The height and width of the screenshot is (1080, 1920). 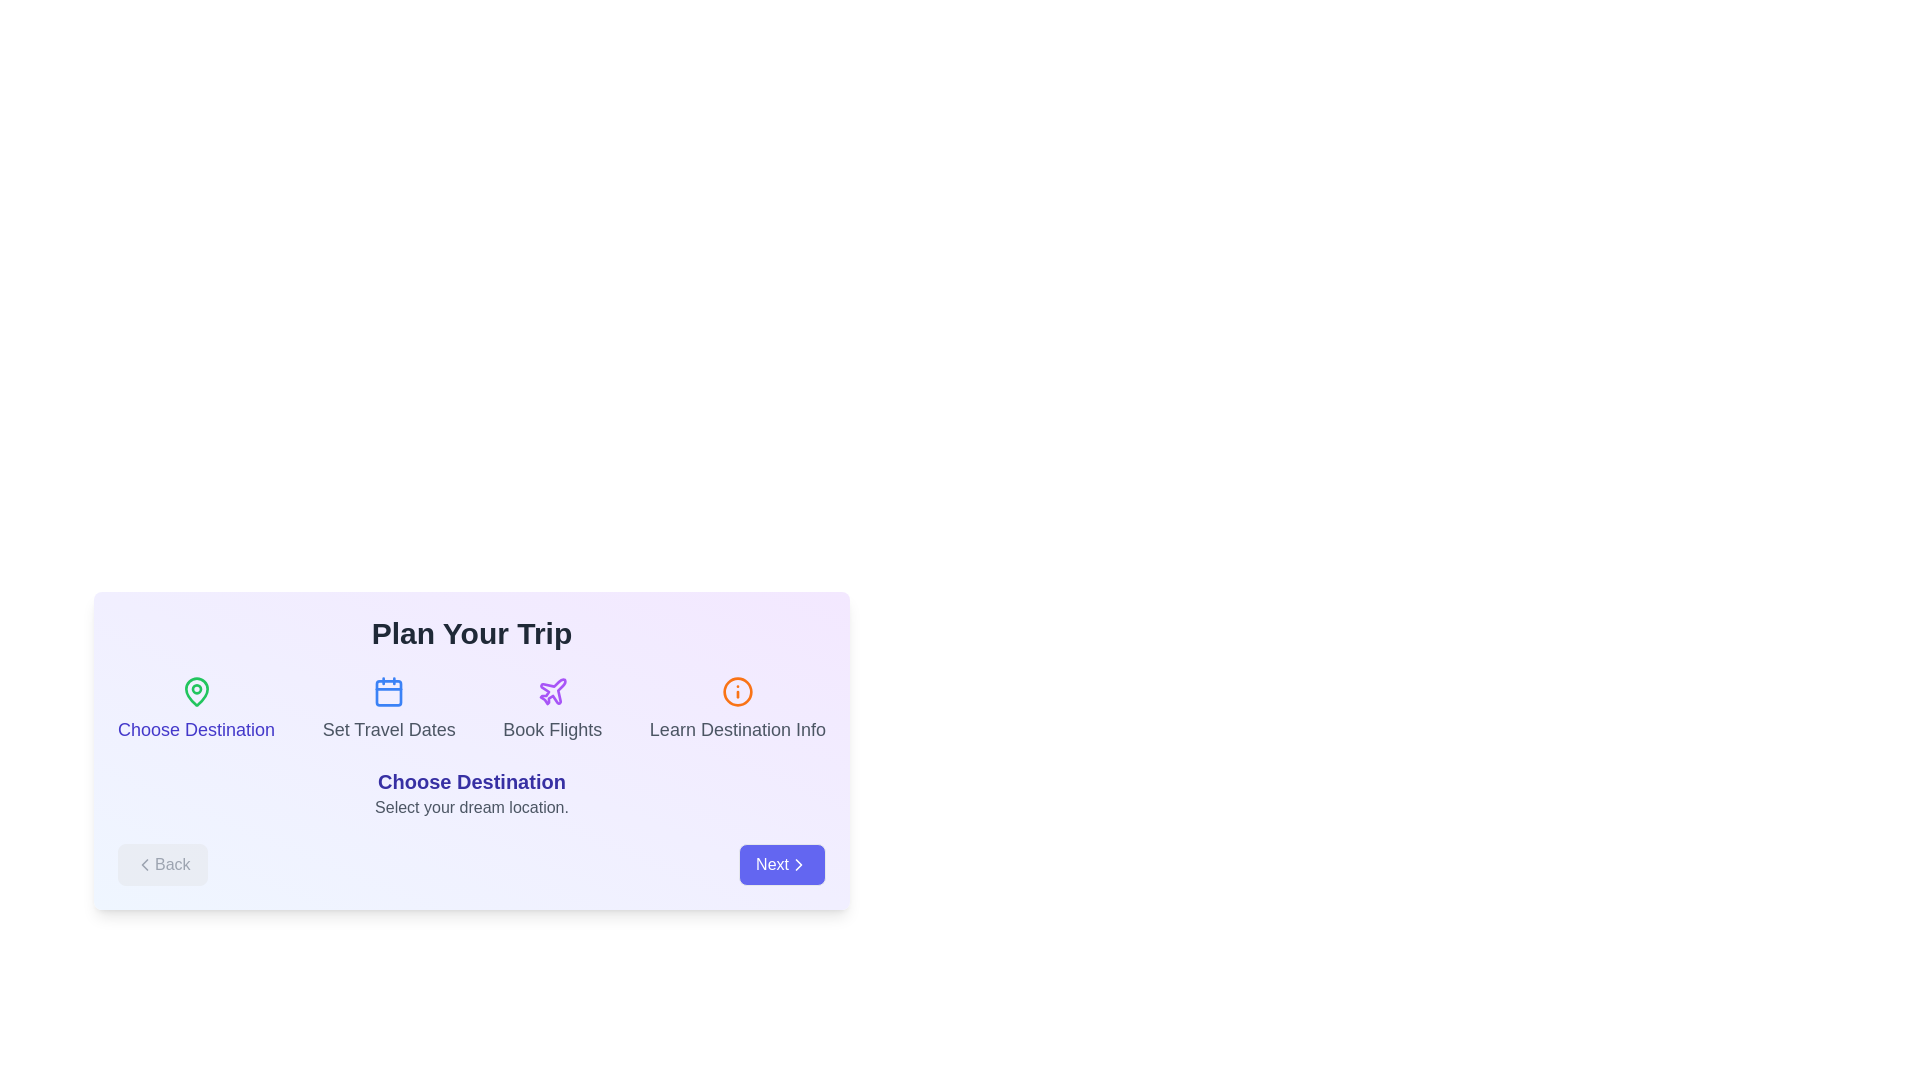 I want to click on the green location pin icon, which is the first in a row of four travel step icons, so click(x=196, y=690).